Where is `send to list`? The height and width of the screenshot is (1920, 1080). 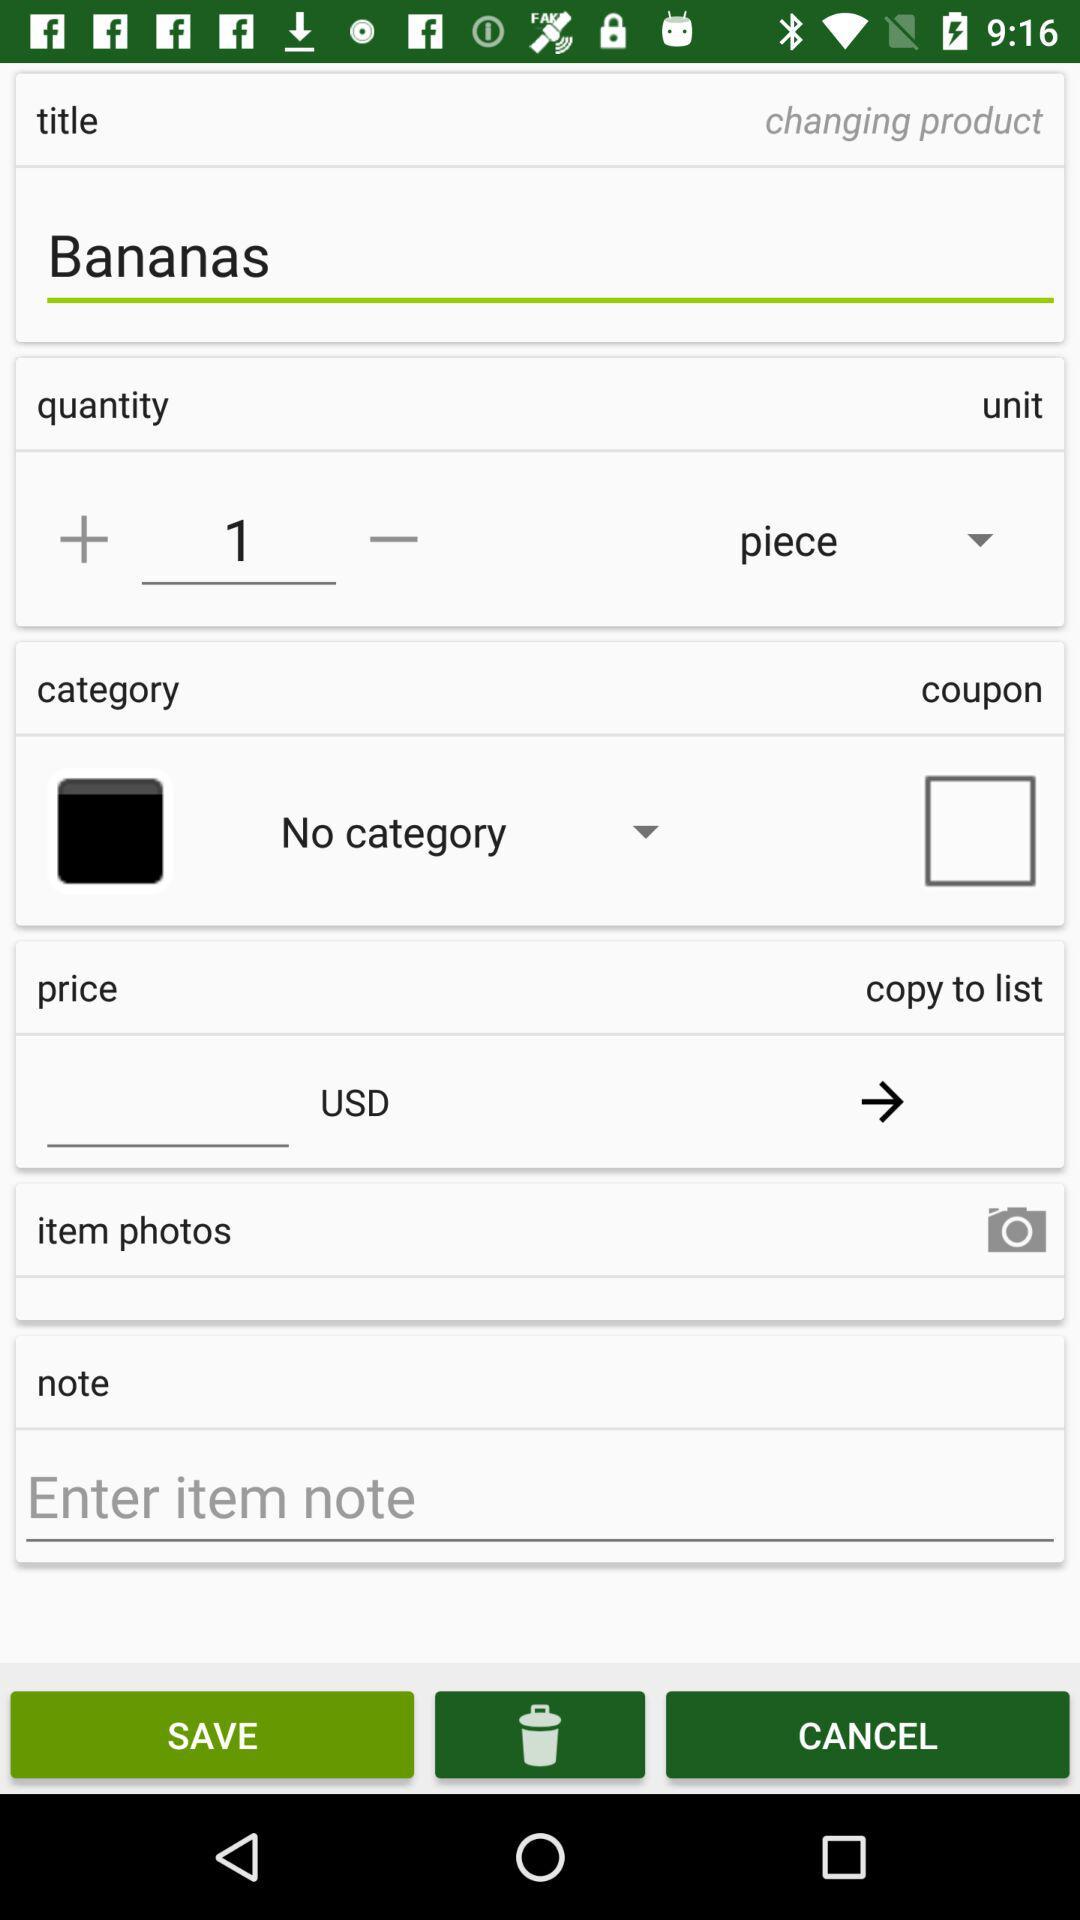
send to list is located at coordinates (881, 1100).